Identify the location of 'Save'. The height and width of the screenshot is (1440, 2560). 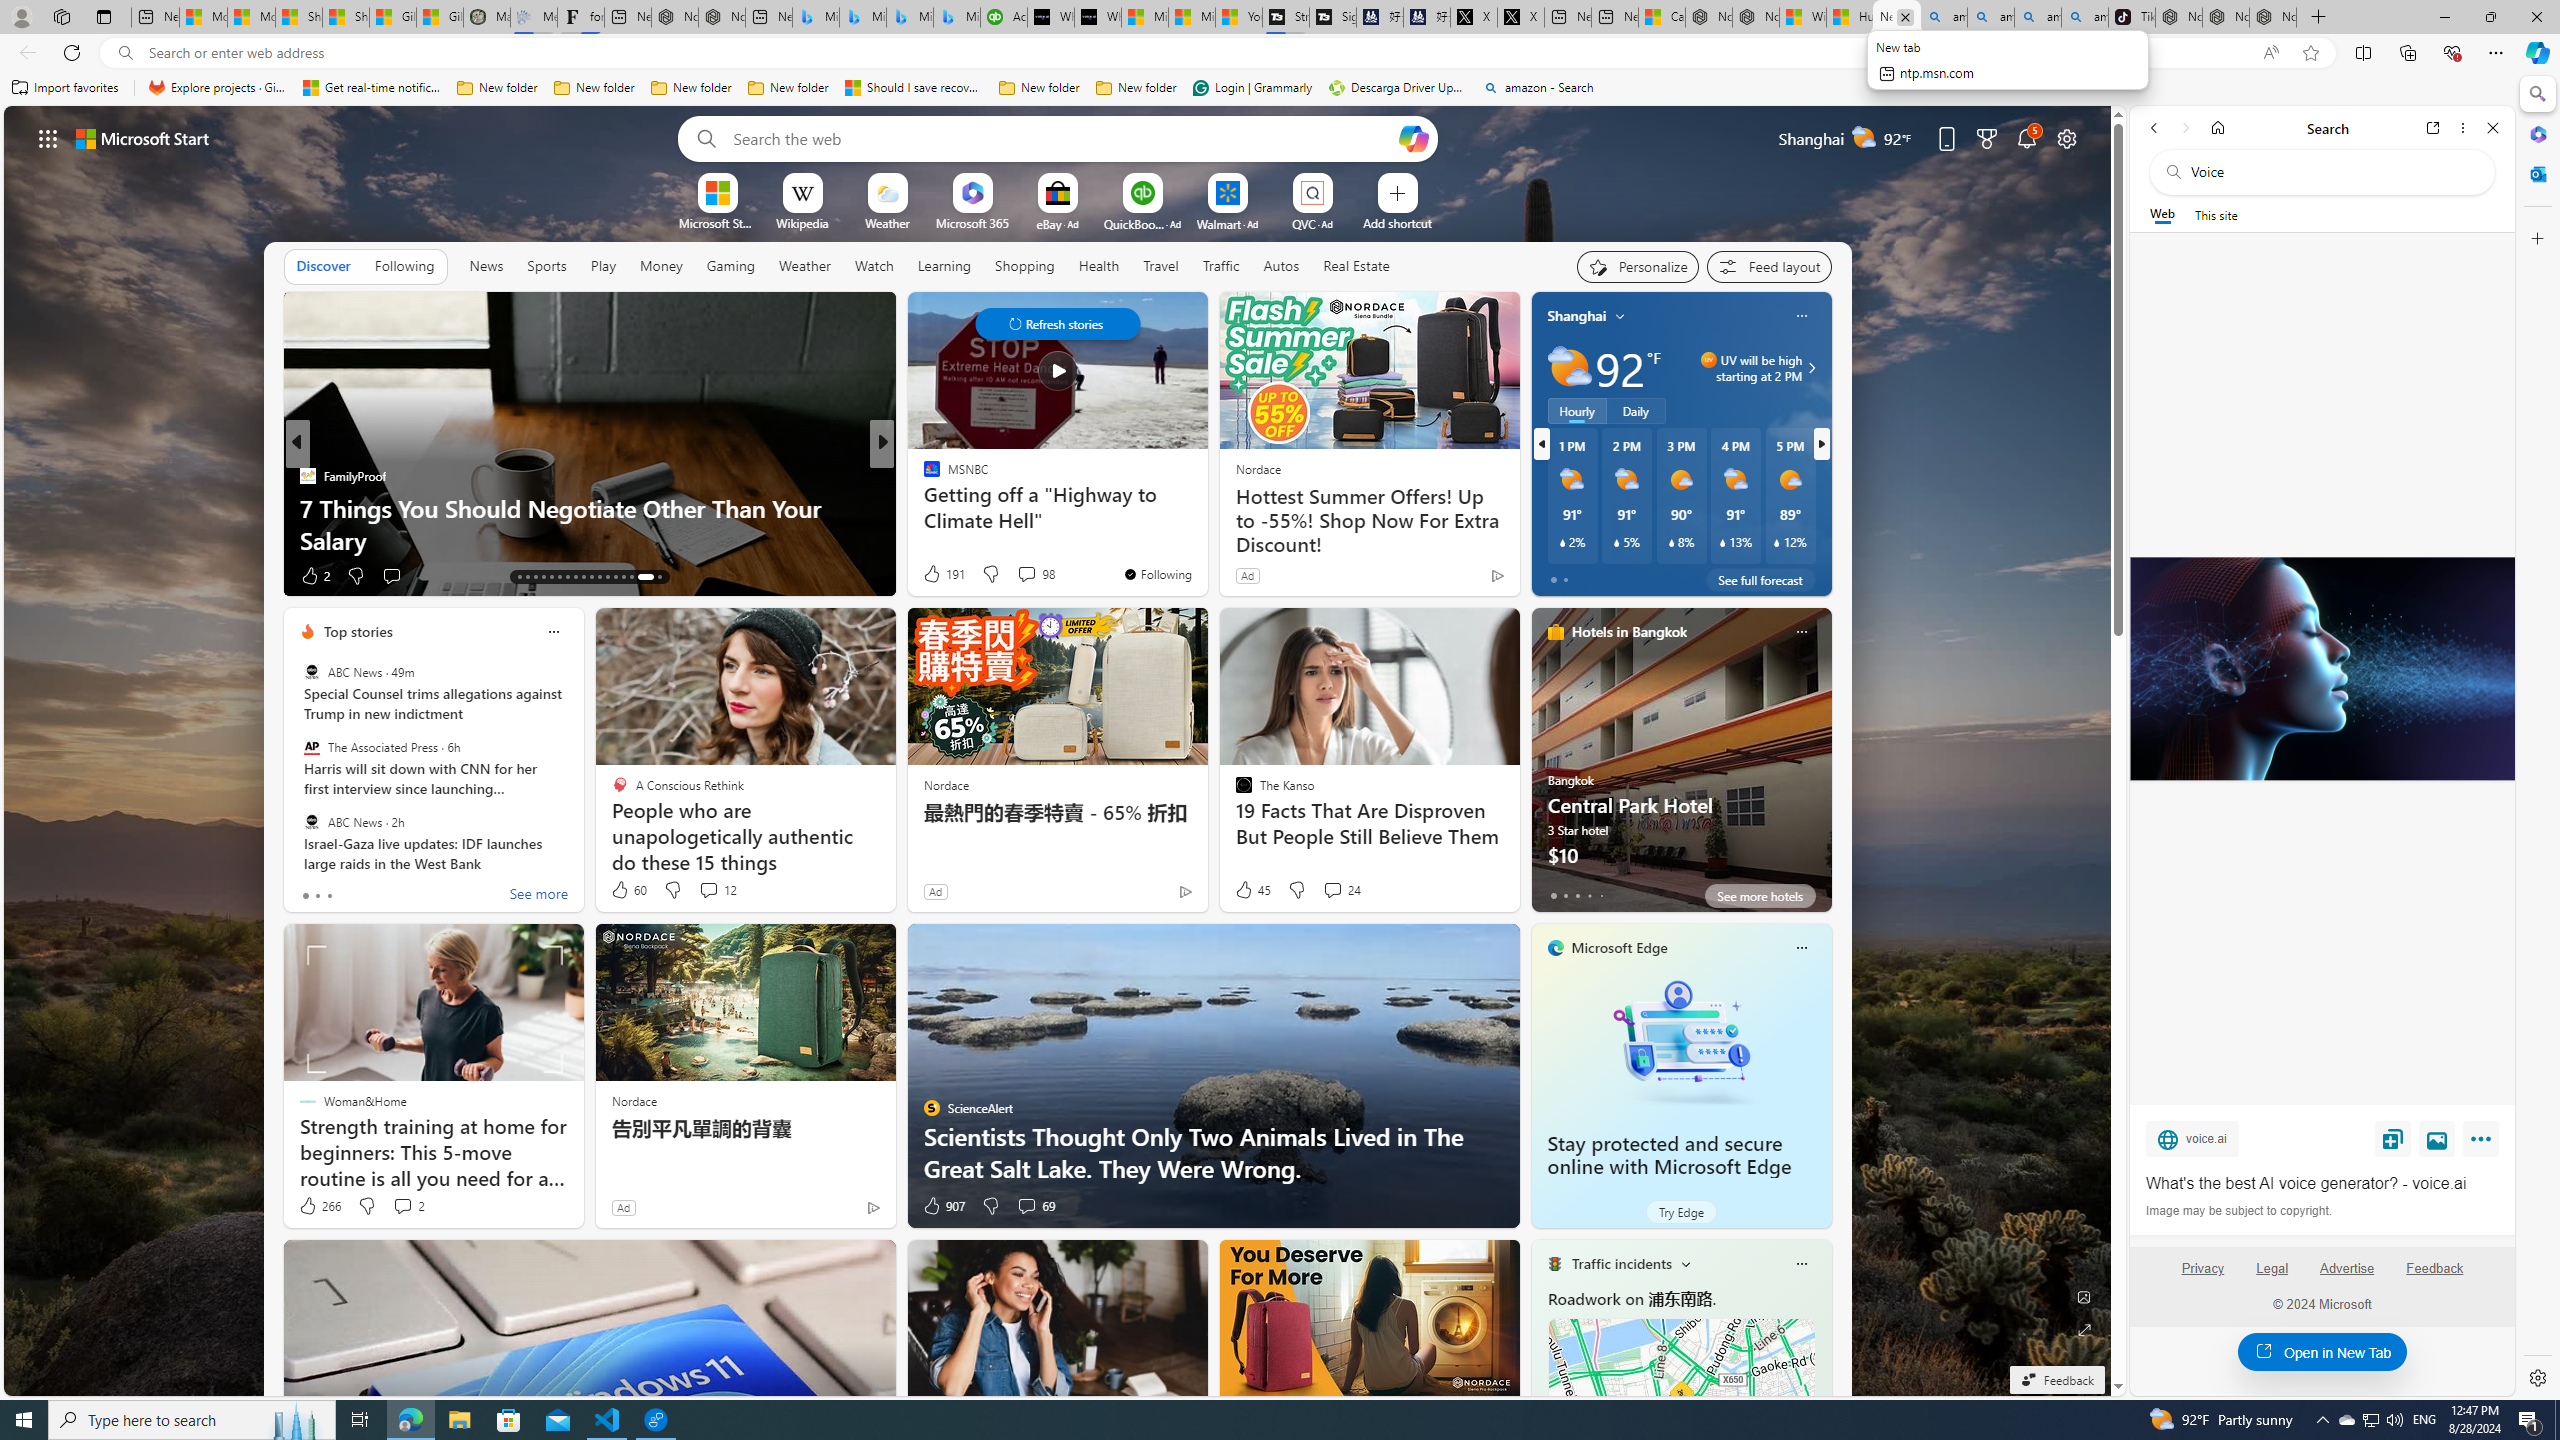
(2392, 1137).